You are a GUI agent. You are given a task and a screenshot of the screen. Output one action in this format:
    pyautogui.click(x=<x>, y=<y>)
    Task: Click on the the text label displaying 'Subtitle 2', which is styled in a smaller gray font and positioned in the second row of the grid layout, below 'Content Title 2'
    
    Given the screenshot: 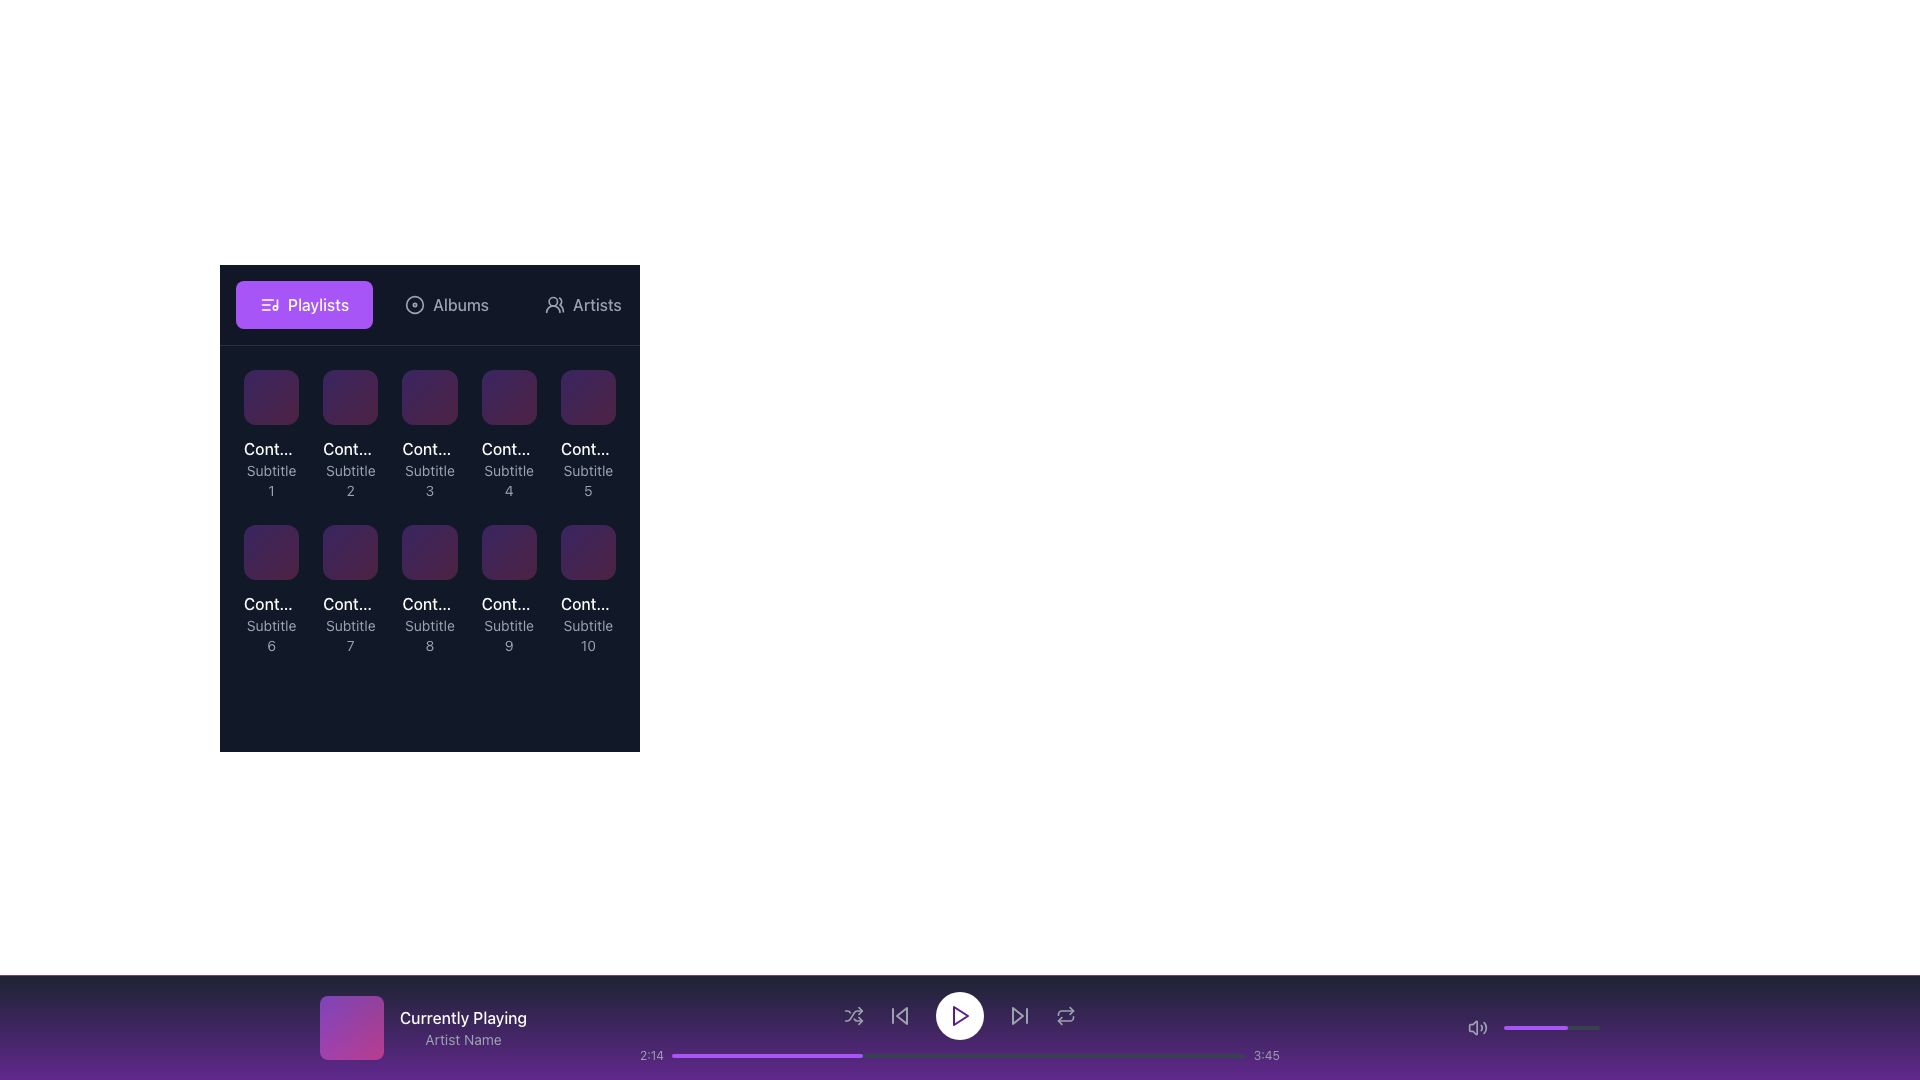 What is the action you would take?
    pyautogui.click(x=350, y=481)
    